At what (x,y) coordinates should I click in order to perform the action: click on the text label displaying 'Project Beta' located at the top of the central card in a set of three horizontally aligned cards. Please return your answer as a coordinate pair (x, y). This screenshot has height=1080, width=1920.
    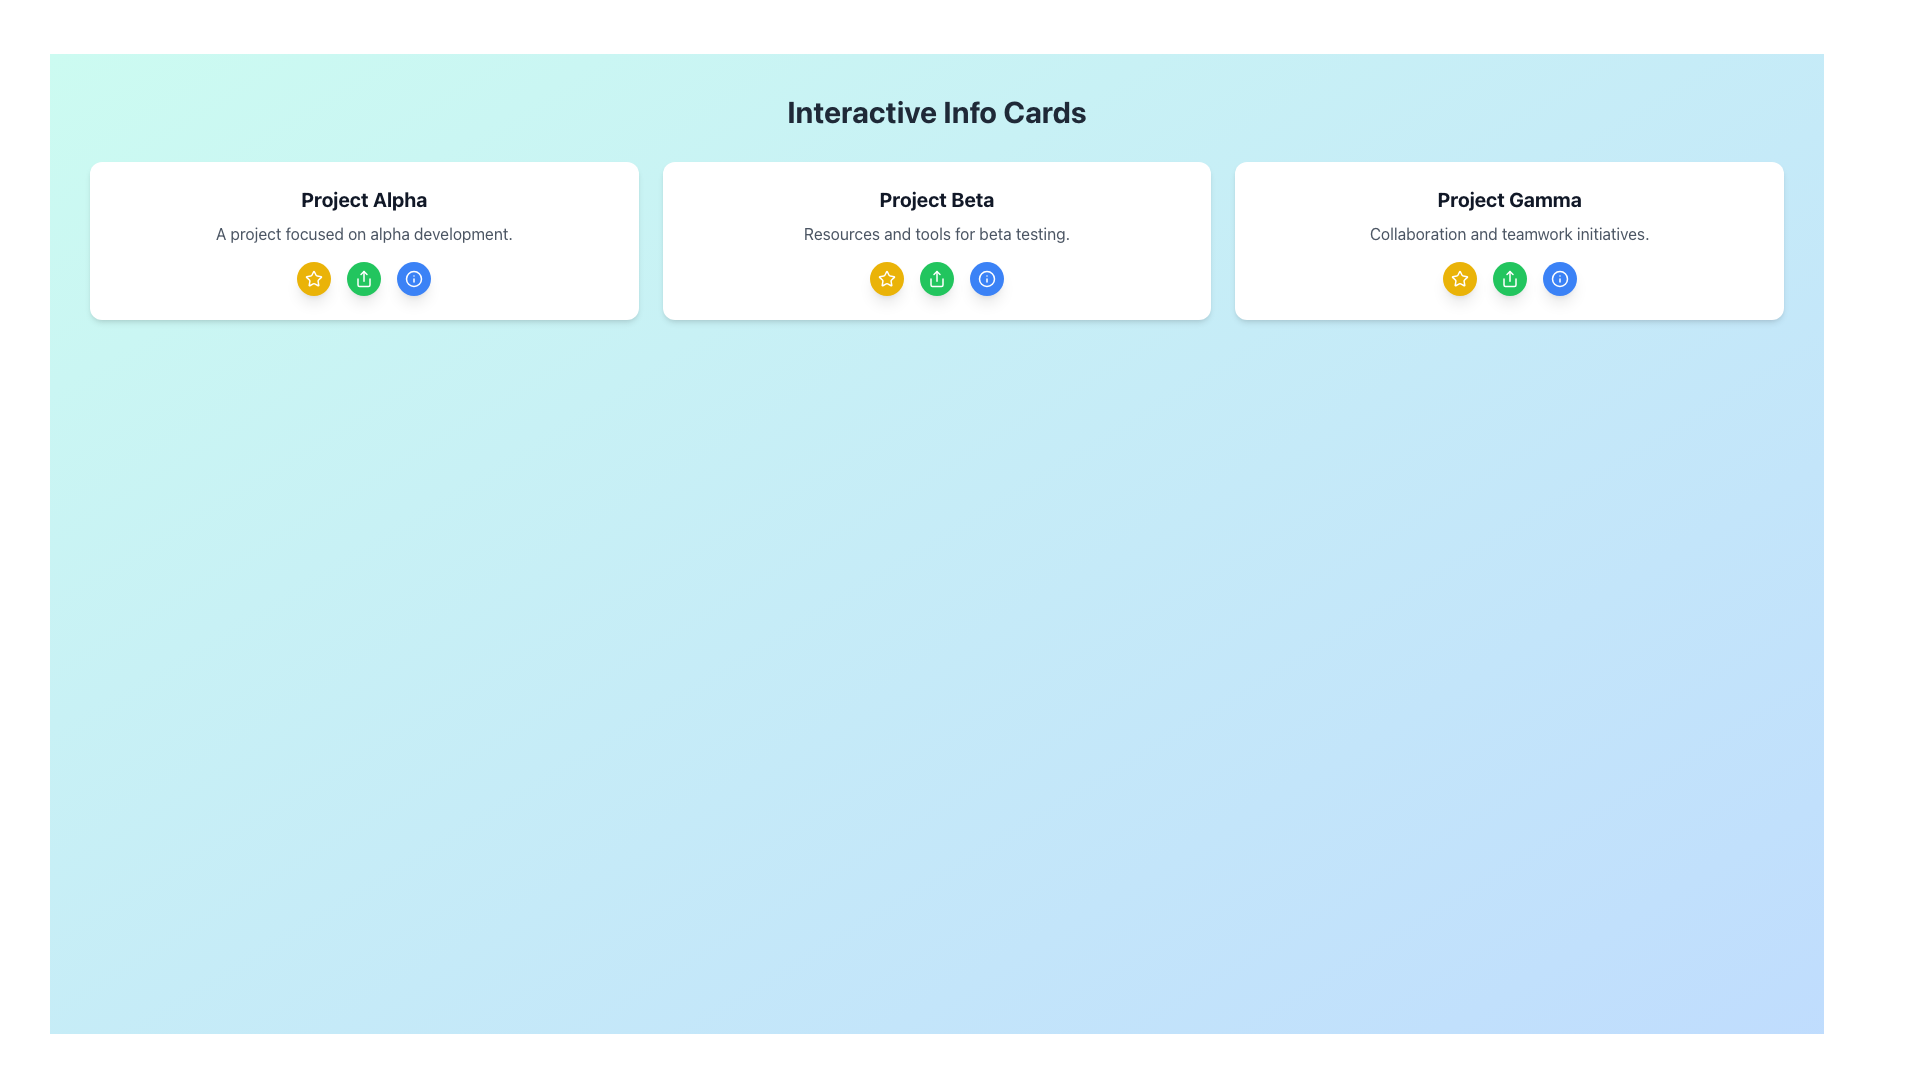
    Looking at the image, I should click on (935, 200).